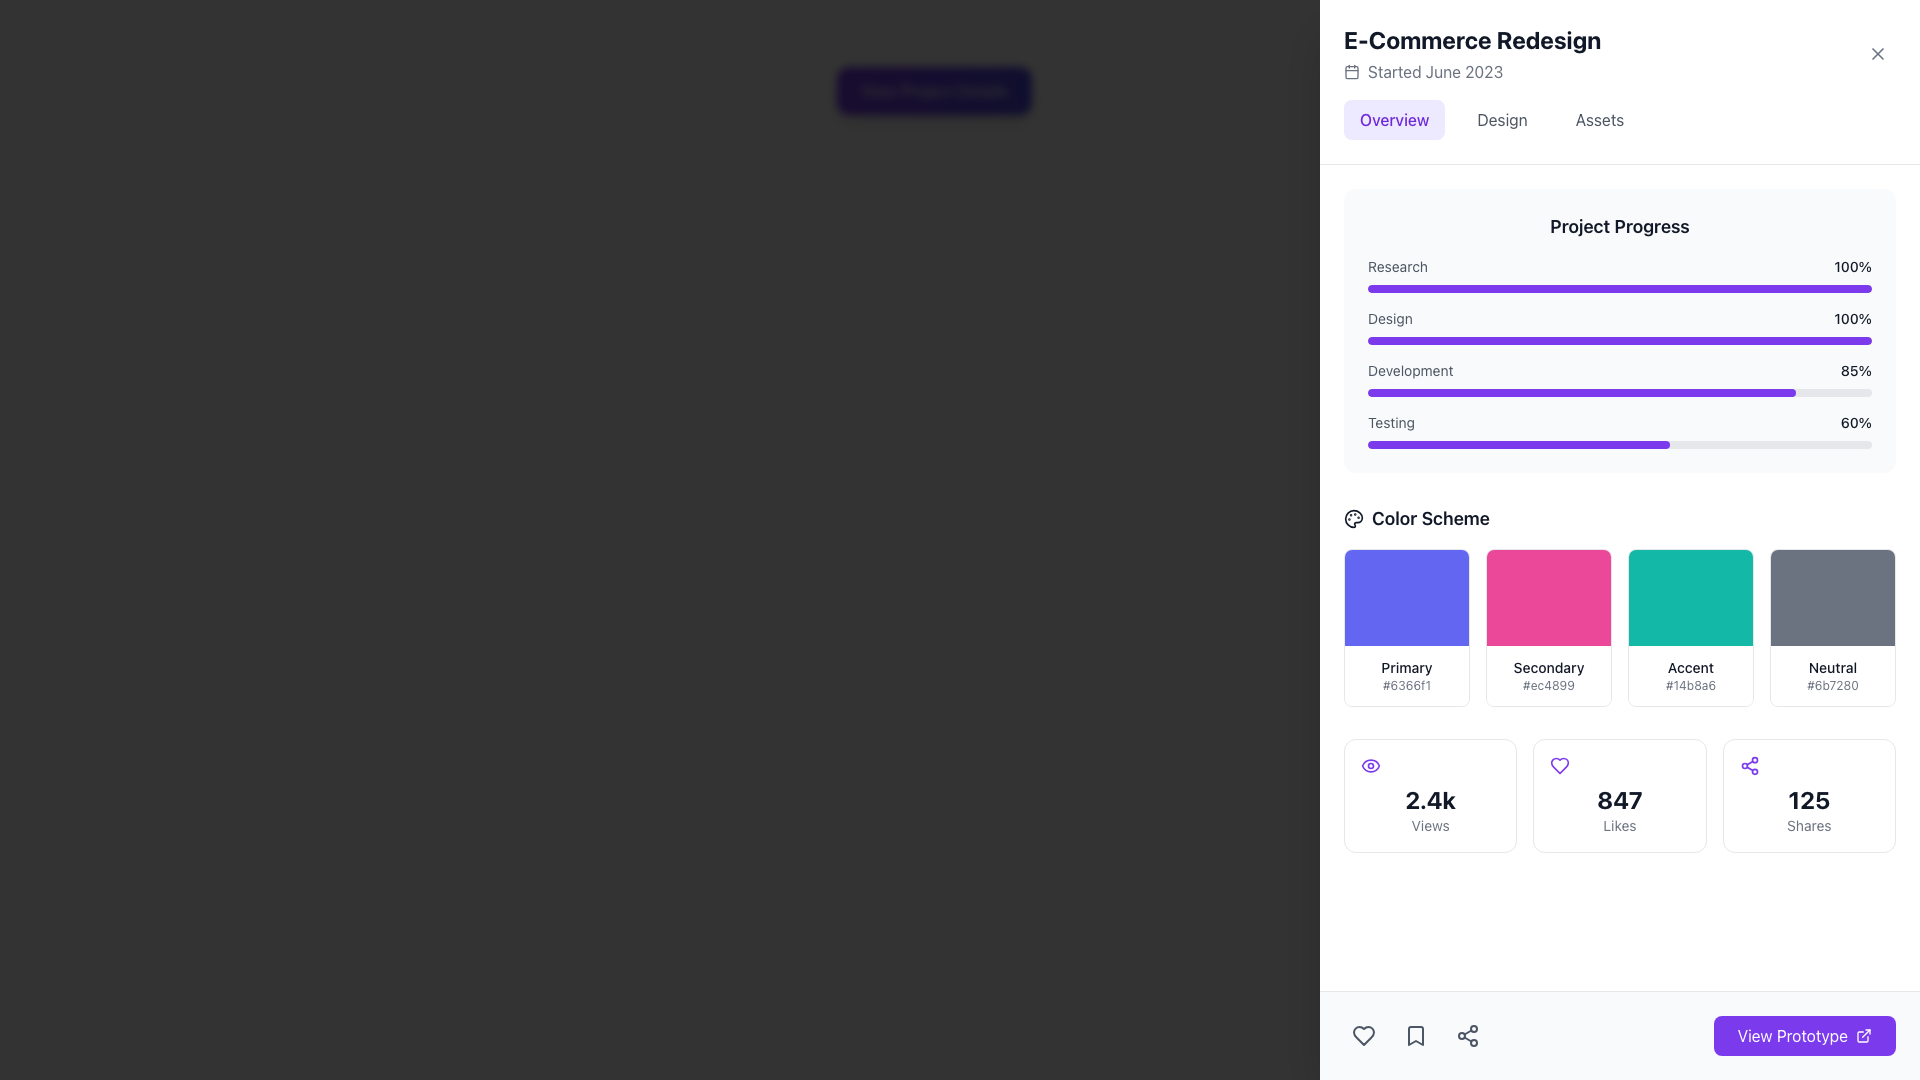 The image size is (1920, 1080). Describe the element at coordinates (1620, 393) in the screenshot. I see `the horizontal progress bar with rounded corners and a purple-filled section indicating 85% progress, located under the 'Development' label in the 'Project Progress' section` at that location.